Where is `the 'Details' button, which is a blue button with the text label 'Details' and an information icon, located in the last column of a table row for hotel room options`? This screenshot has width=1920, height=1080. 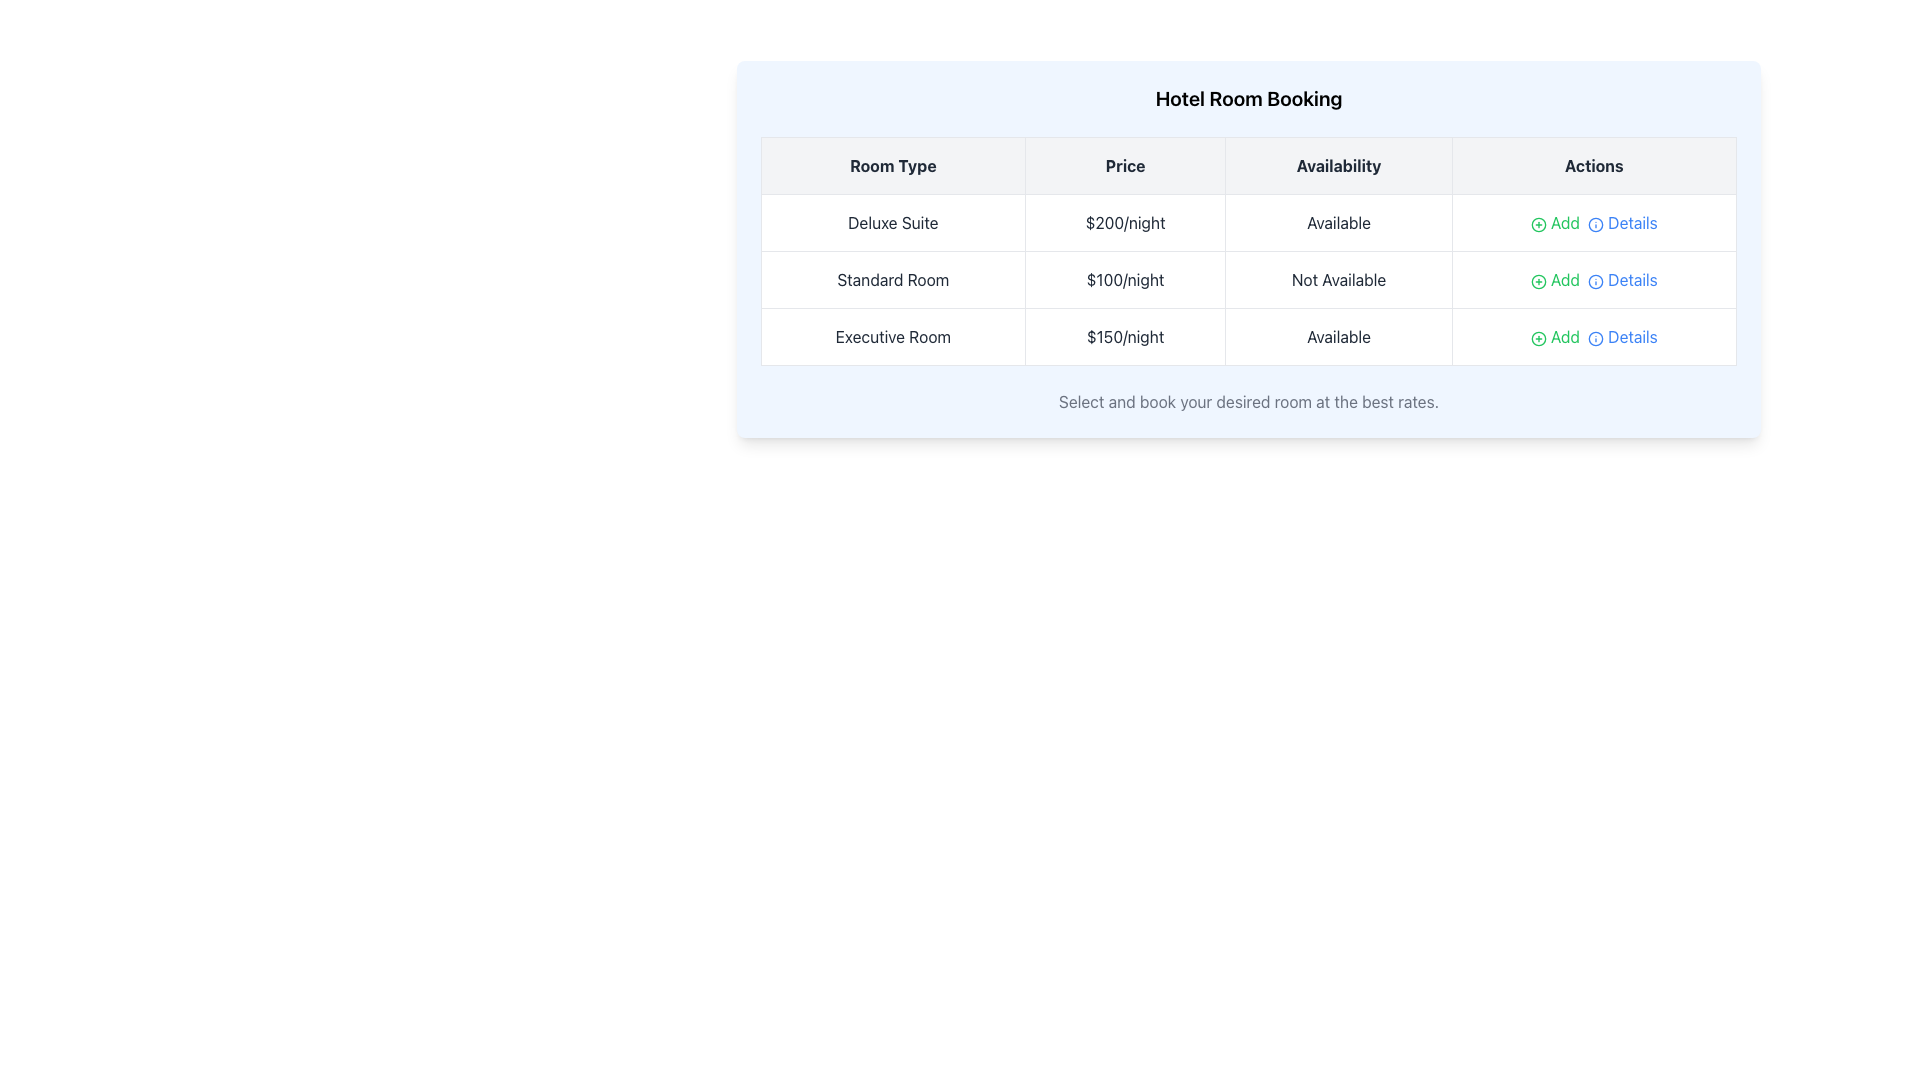 the 'Details' button, which is a blue button with the text label 'Details' and an information icon, located in the last column of a table row for hotel room options is located at coordinates (1622, 223).